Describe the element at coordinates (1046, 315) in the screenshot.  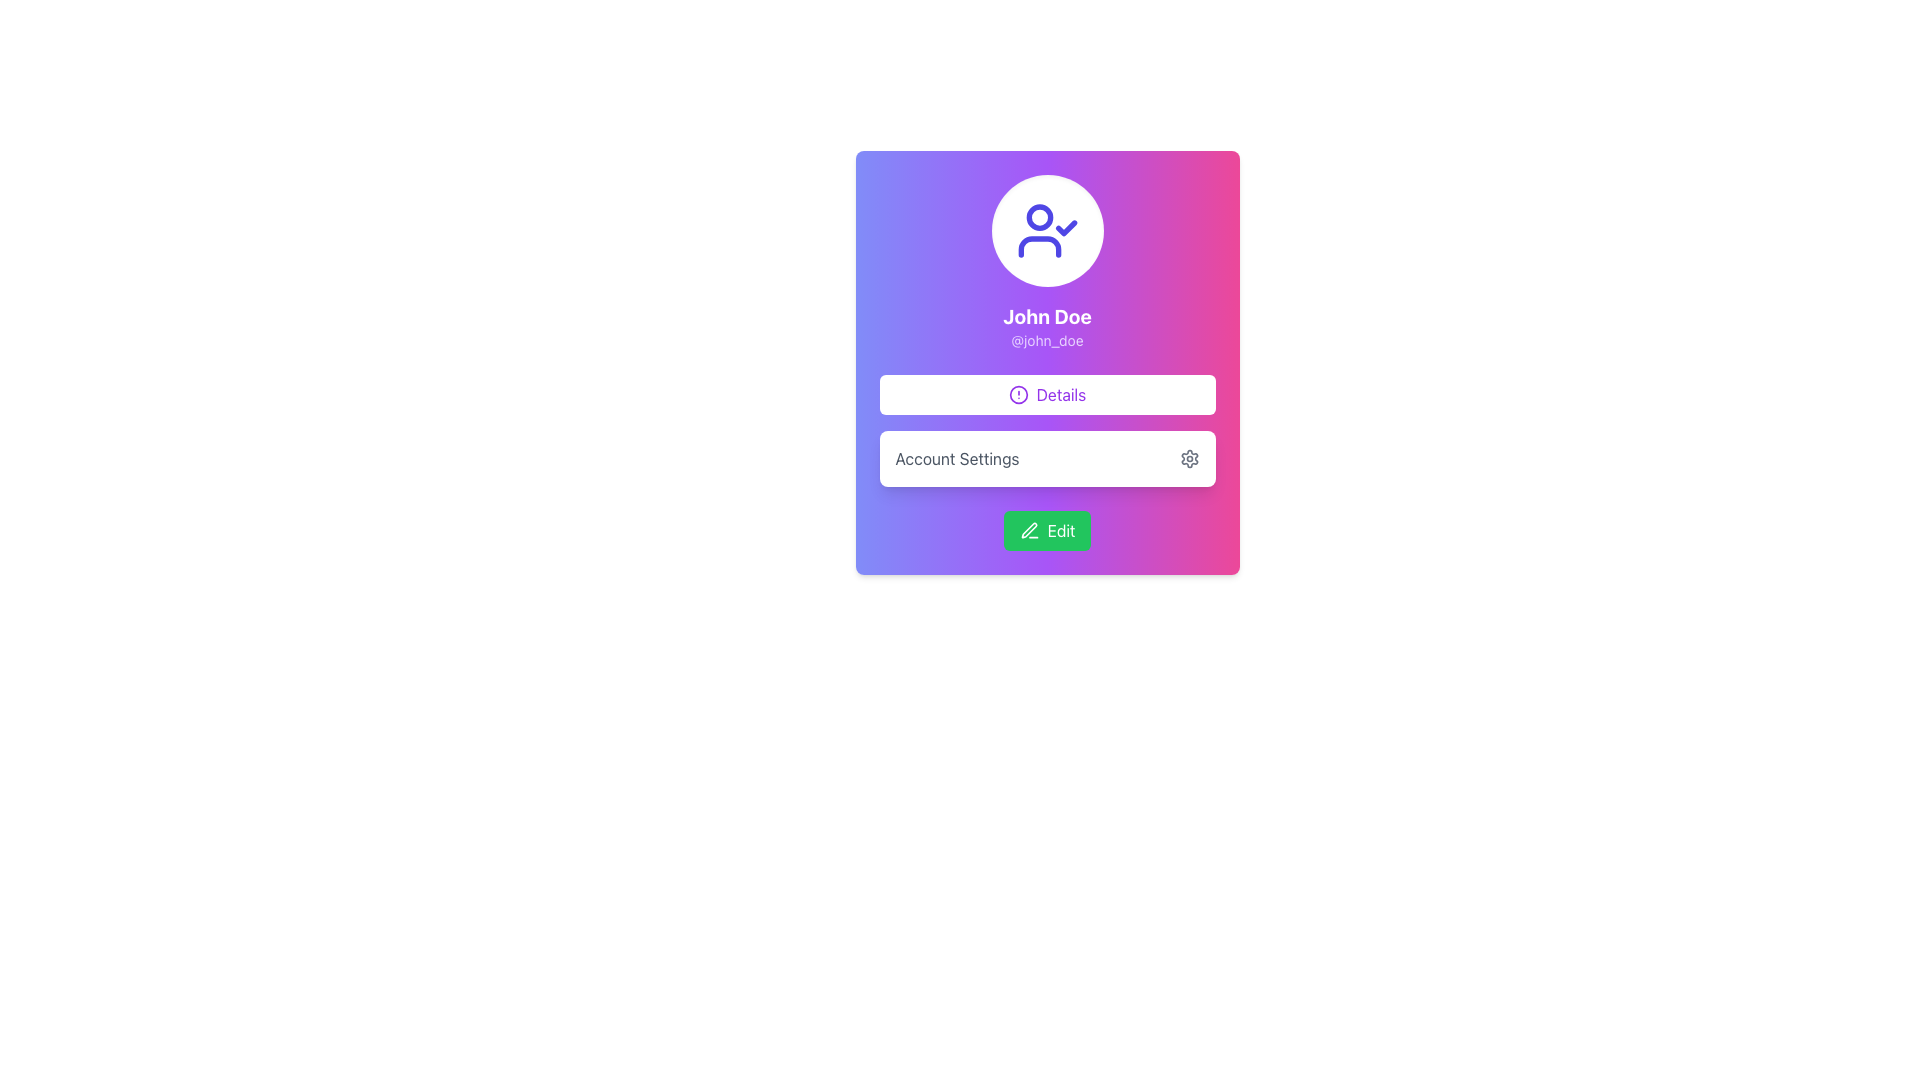
I see `the bold text label displaying 'John Doe' in white color, which is positioned above the username '@john_doe' within a colored gradient card interface` at that location.